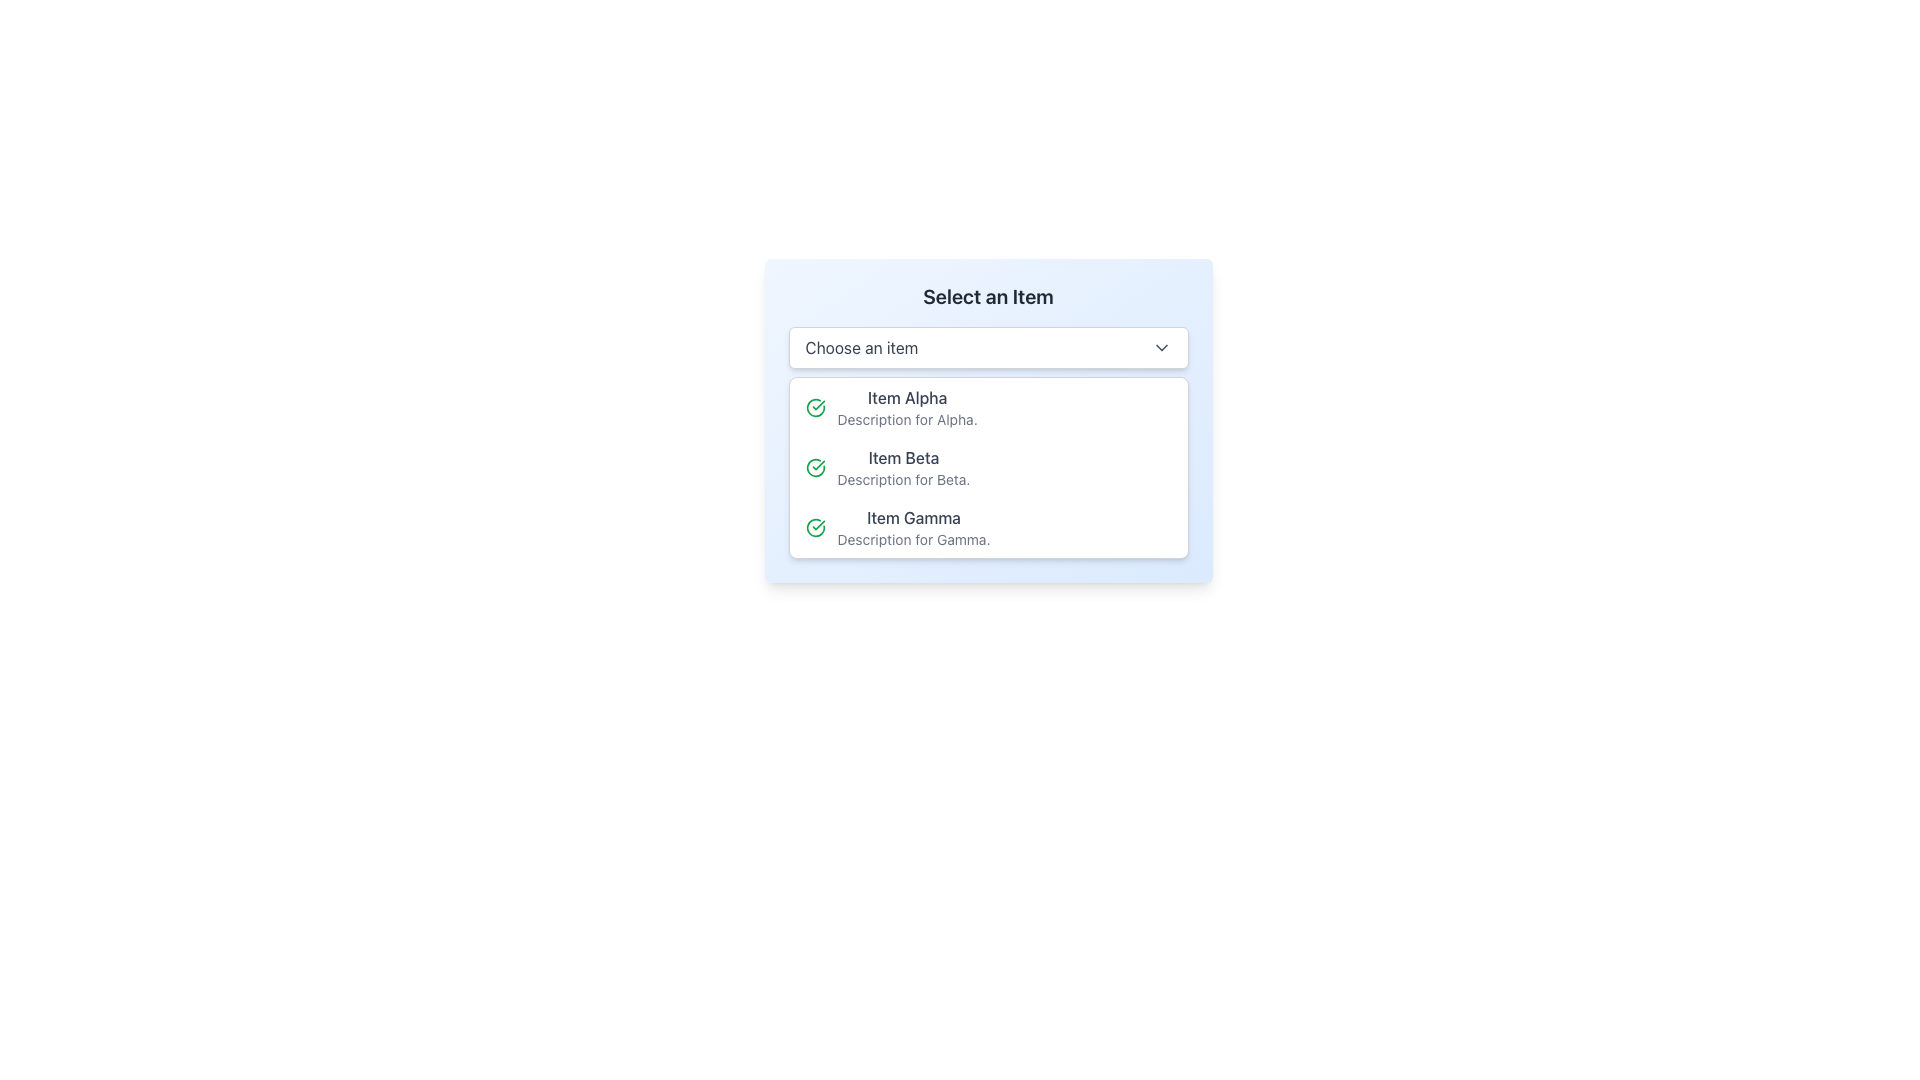 The width and height of the screenshot is (1920, 1080). What do you see at coordinates (815, 407) in the screenshot?
I see `the green approval icon located to the left of the 'Item Alpha' text in the first item of the dropdown list under 'Select an Item'` at bounding box center [815, 407].